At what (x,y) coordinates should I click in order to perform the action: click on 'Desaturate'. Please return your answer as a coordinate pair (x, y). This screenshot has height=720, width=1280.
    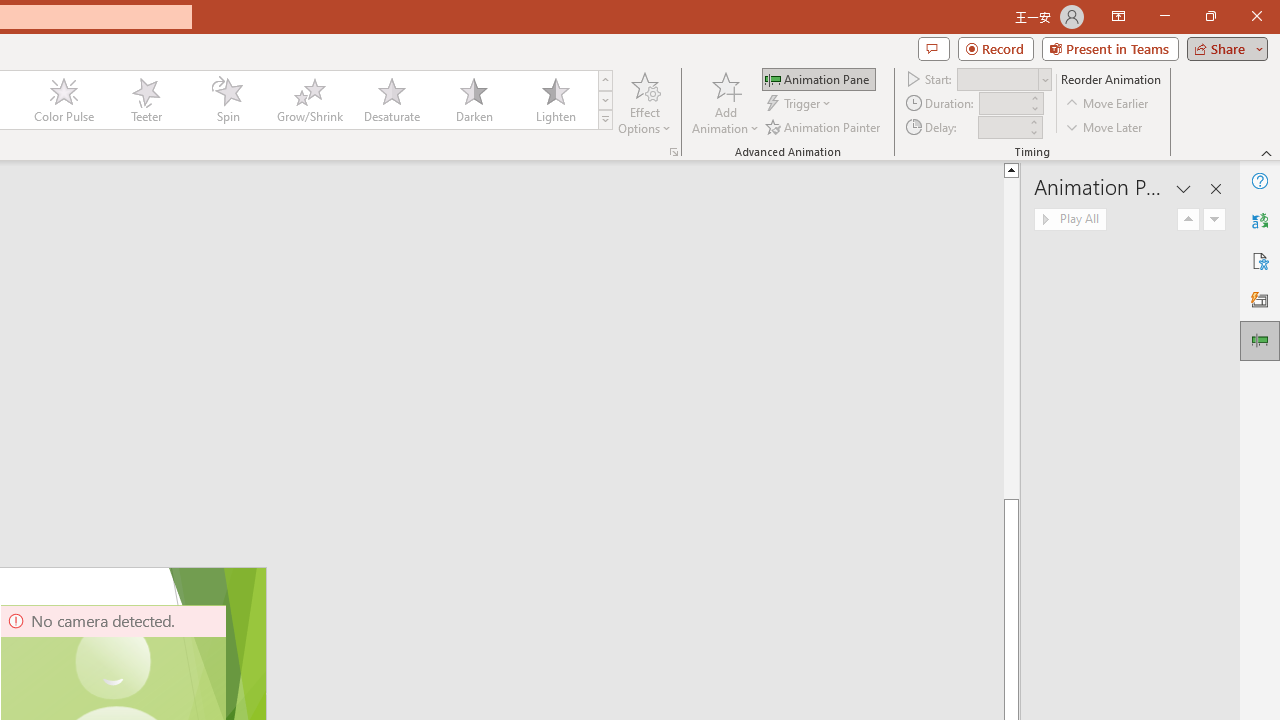
    Looking at the image, I should click on (391, 100).